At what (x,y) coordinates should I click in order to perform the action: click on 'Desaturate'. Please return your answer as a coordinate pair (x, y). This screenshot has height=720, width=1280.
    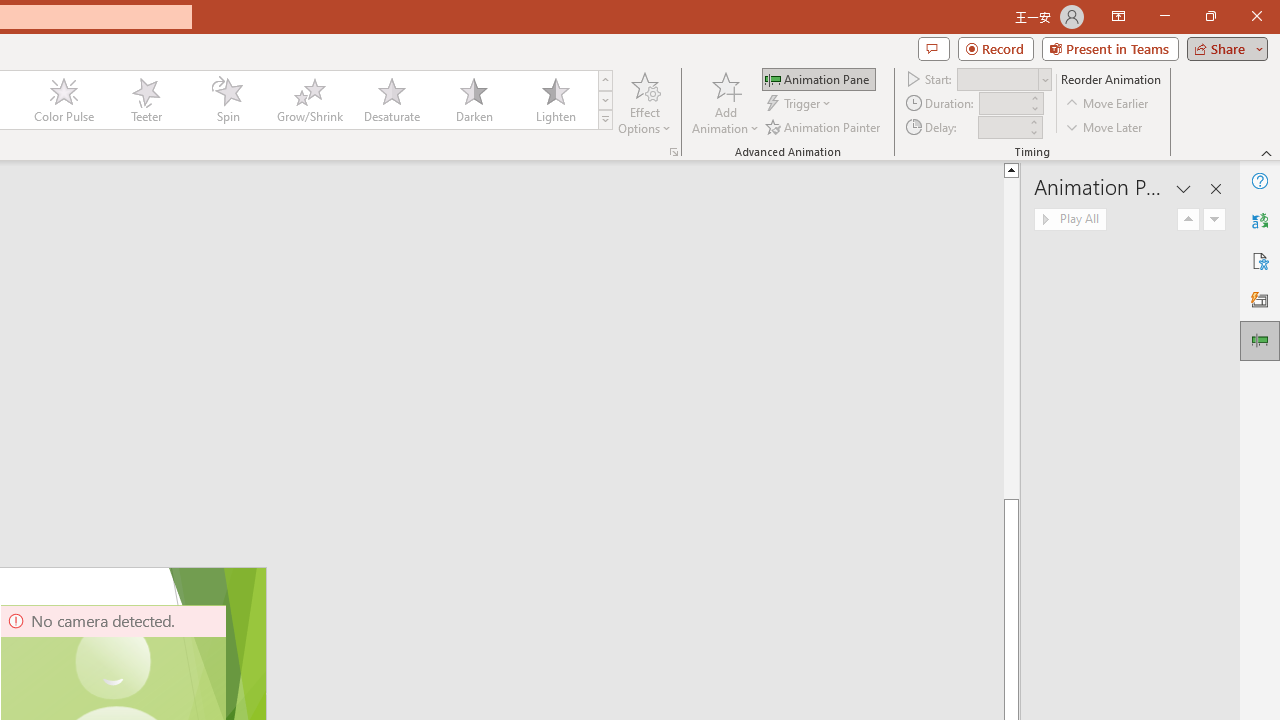
    Looking at the image, I should click on (391, 100).